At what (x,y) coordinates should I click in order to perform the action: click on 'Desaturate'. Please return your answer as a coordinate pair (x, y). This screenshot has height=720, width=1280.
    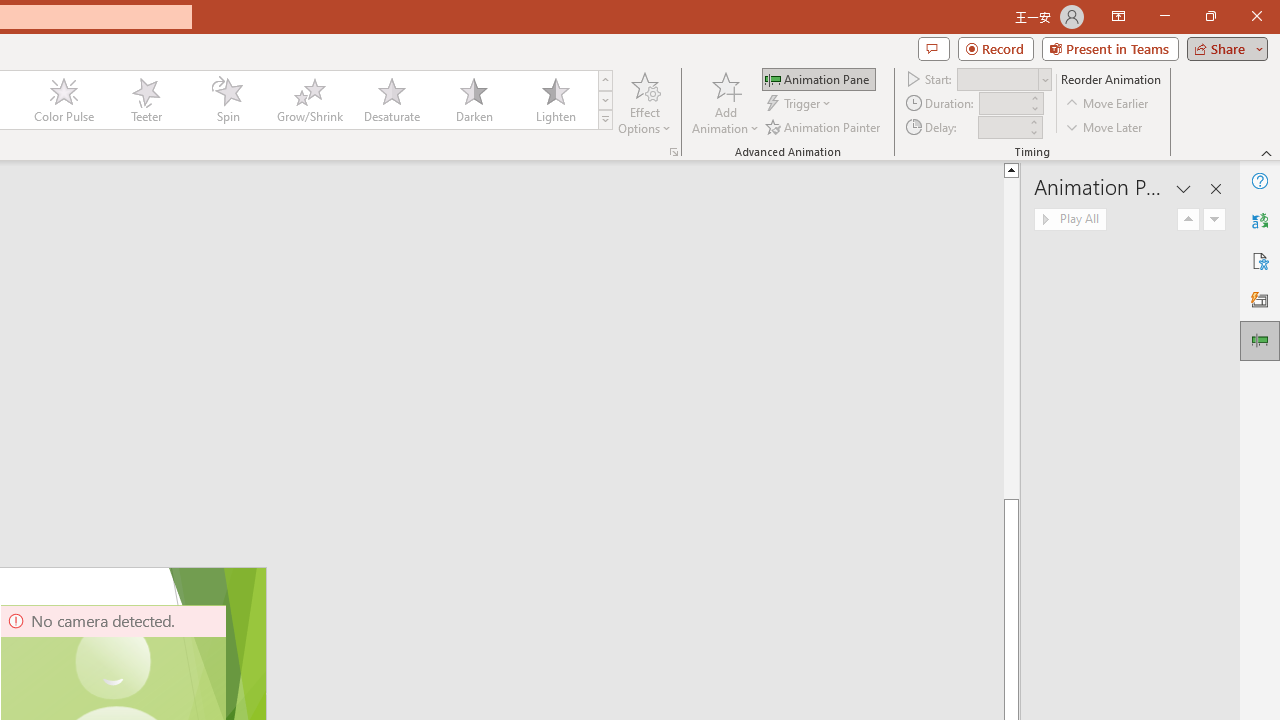
    Looking at the image, I should click on (391, 100).